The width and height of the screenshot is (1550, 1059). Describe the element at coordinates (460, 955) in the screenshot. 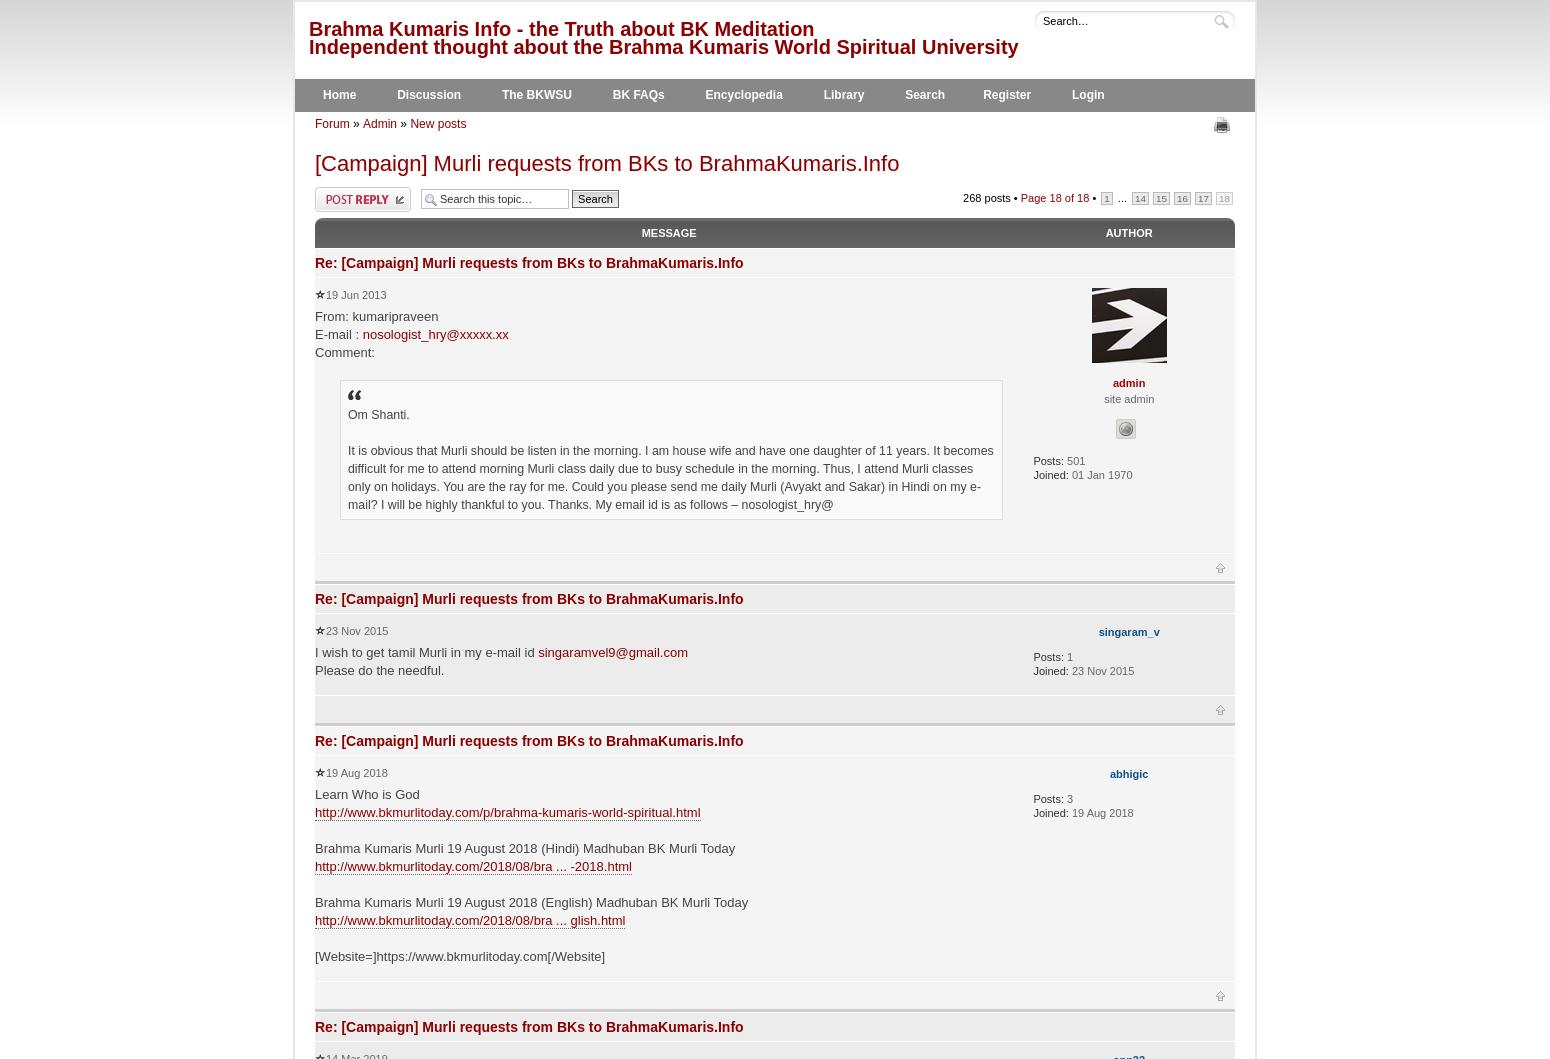

I see `'[Website=]https://www.bkmurlitoday.com[/Website]'` at that location.